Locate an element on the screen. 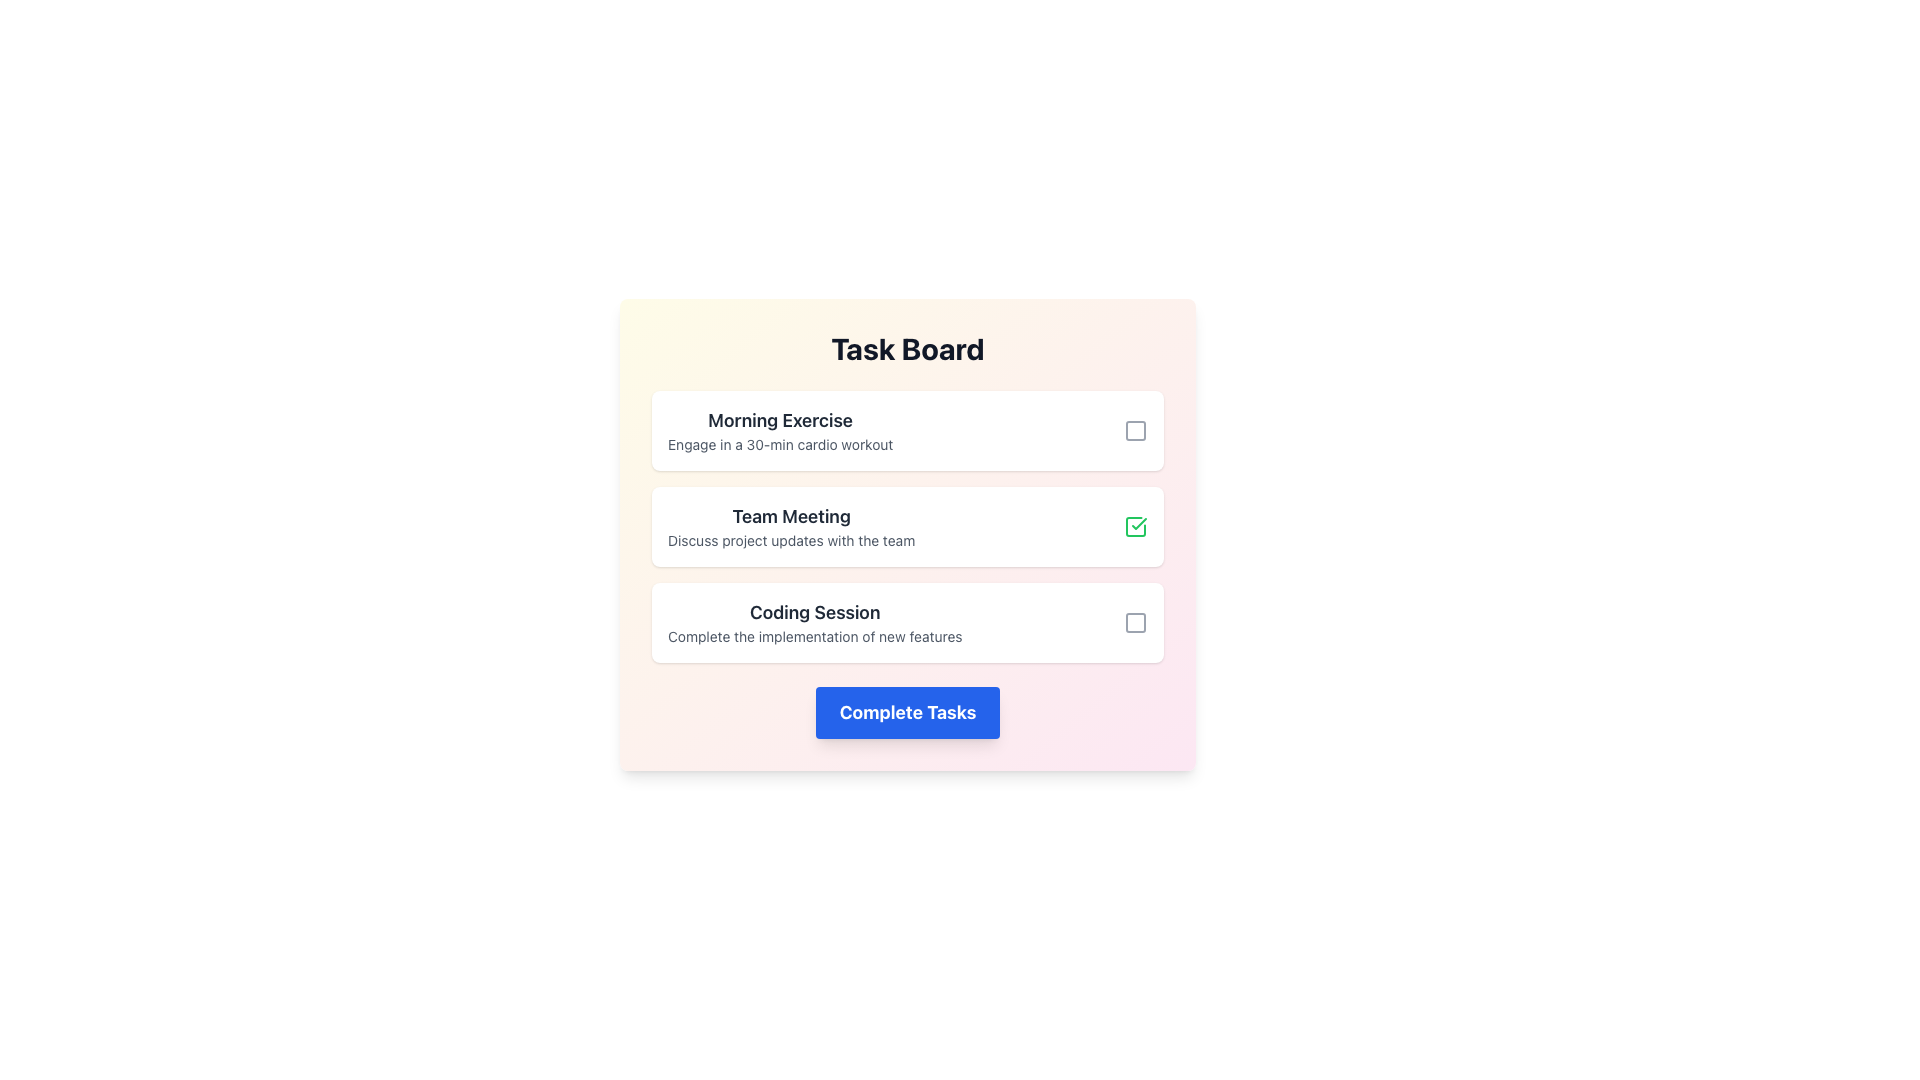  the 'Morning Exercise' label, which is a bold text label in dark gray color located above the subtitle 'Engage in a 30-min cardio workout' and to the left of a checkbox in the first task section under 'Task Board' is located at coordinates (779, 419).